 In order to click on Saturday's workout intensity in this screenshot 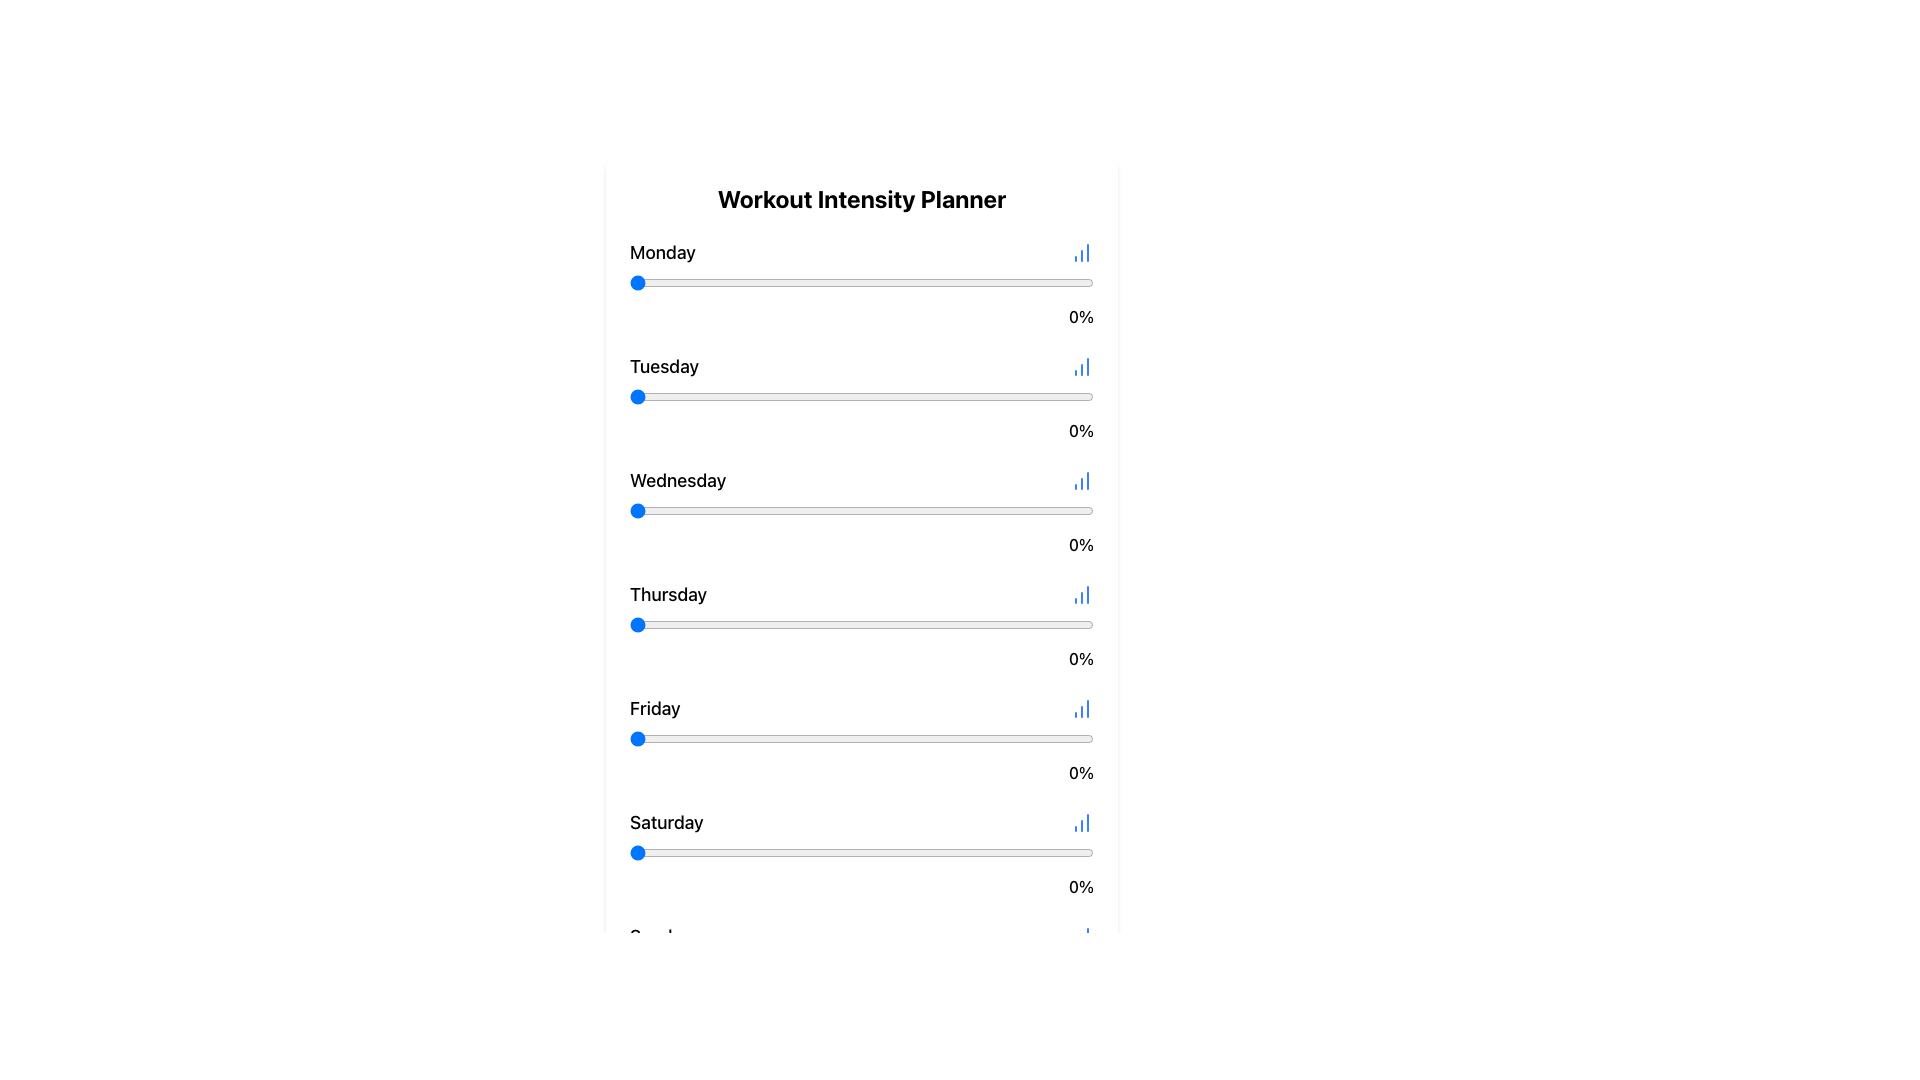, I will do `click(648, 852)`.